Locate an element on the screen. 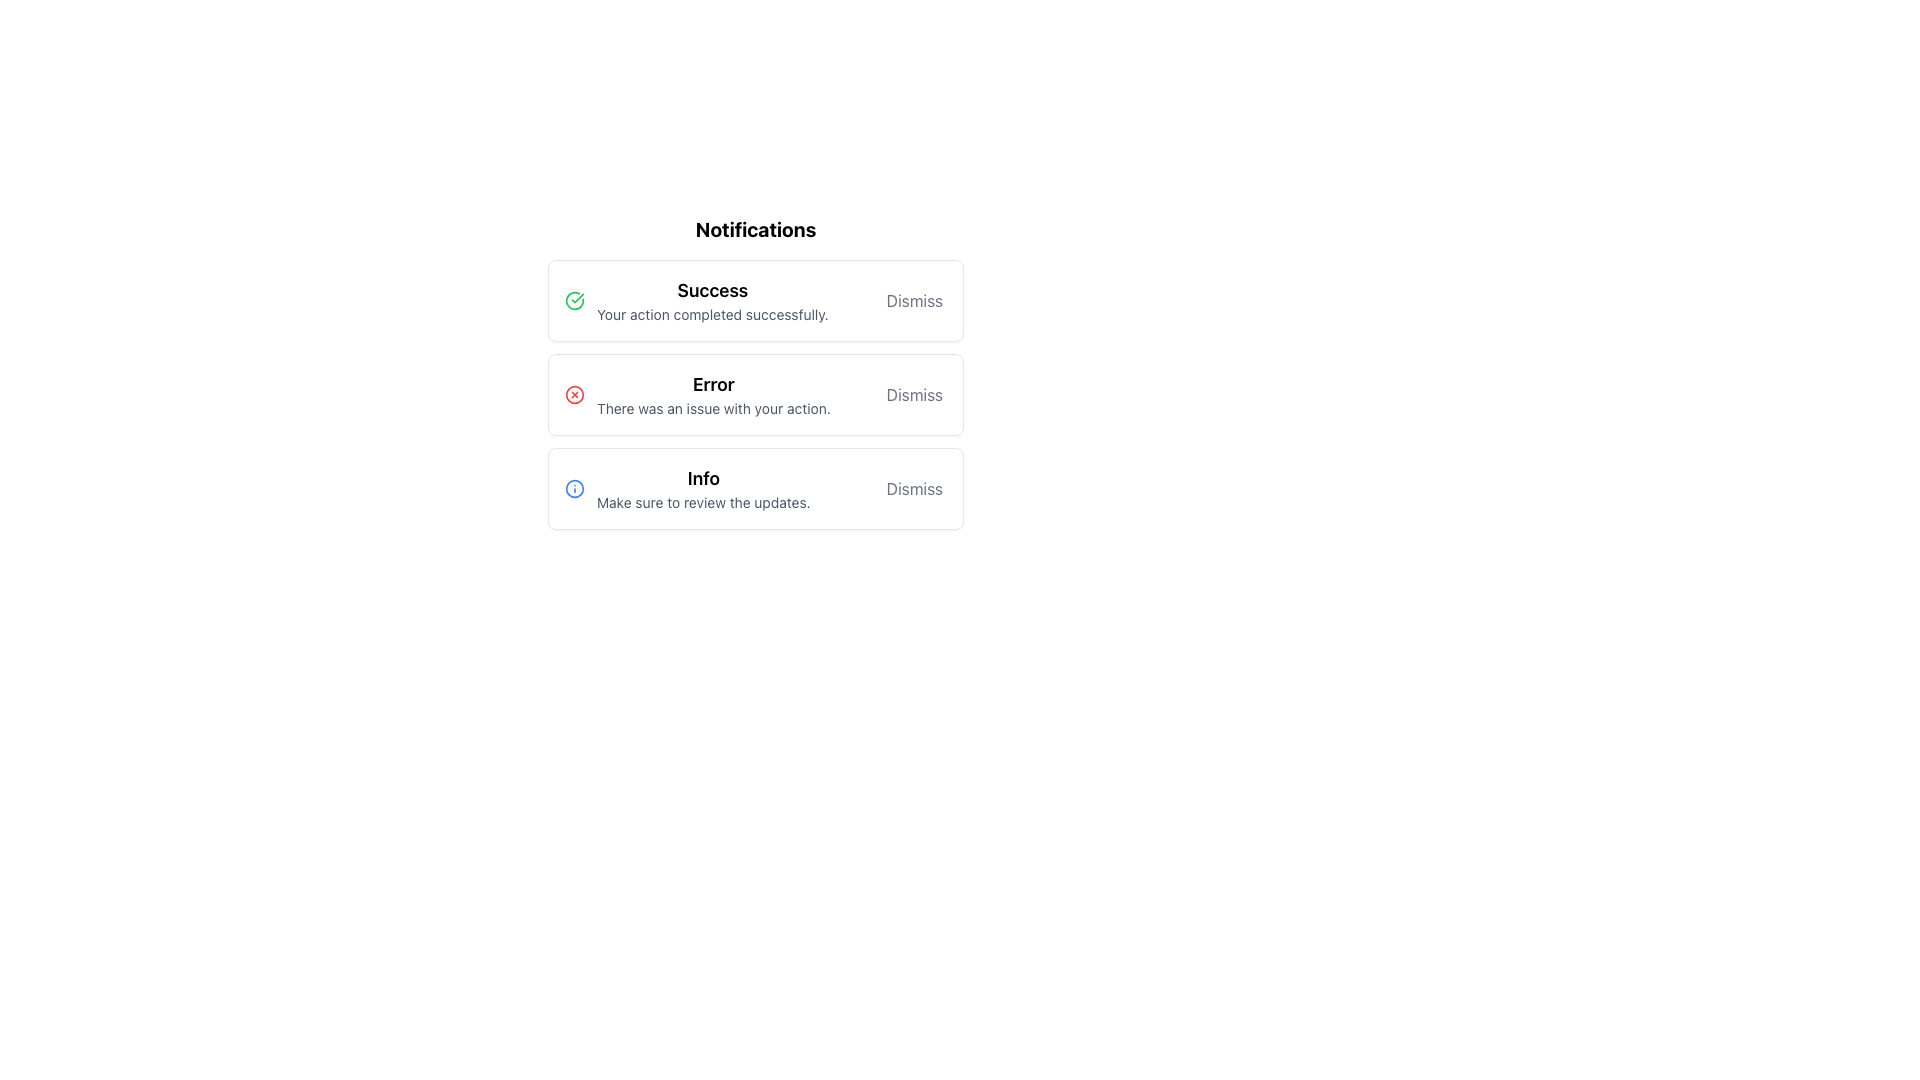 The height and width of the screenshot is (1080, 1920). the success status icon located at the left side of the 'Success' notification card, which is adjacent to the 'Success' heading and description is located at coordinates (574, 300).